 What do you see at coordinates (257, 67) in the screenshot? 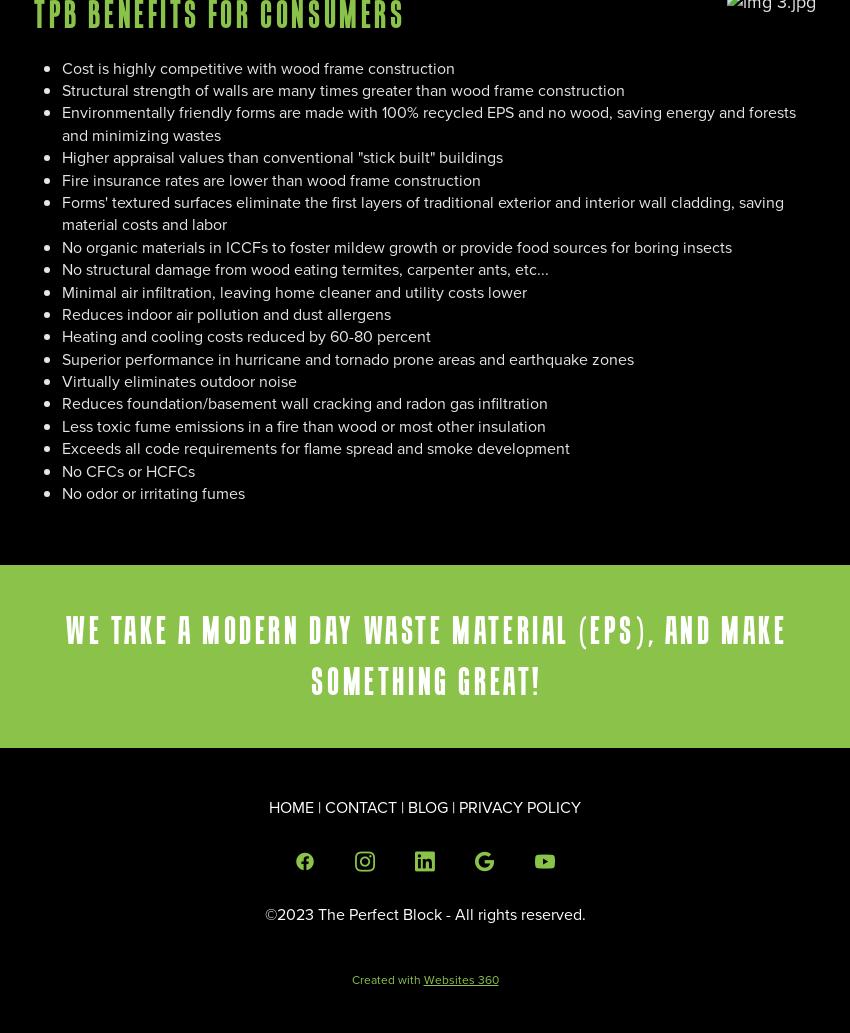
I see `'Cost is highly competitive with wood frame construction'` at bounding box center [257, 67].